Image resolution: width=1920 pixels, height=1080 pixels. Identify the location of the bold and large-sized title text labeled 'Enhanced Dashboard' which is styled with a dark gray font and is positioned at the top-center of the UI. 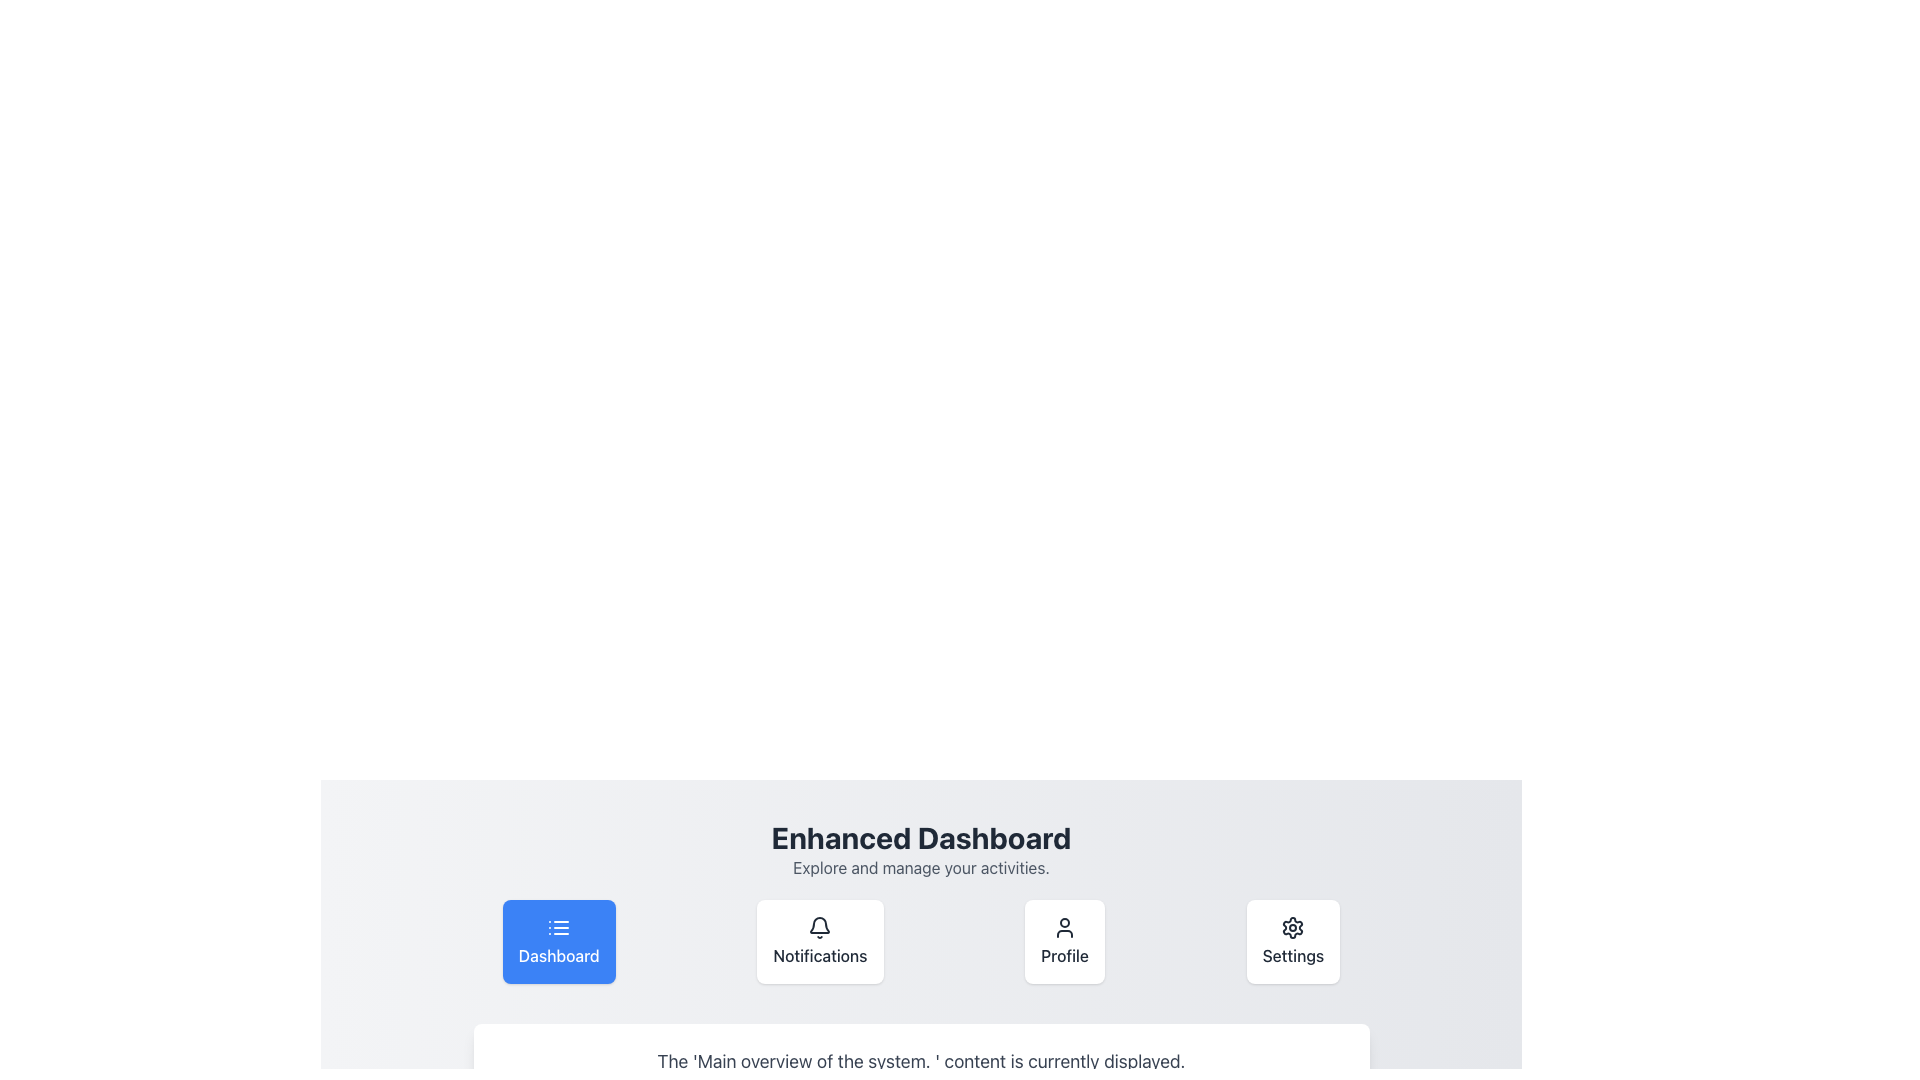
(920, 837).